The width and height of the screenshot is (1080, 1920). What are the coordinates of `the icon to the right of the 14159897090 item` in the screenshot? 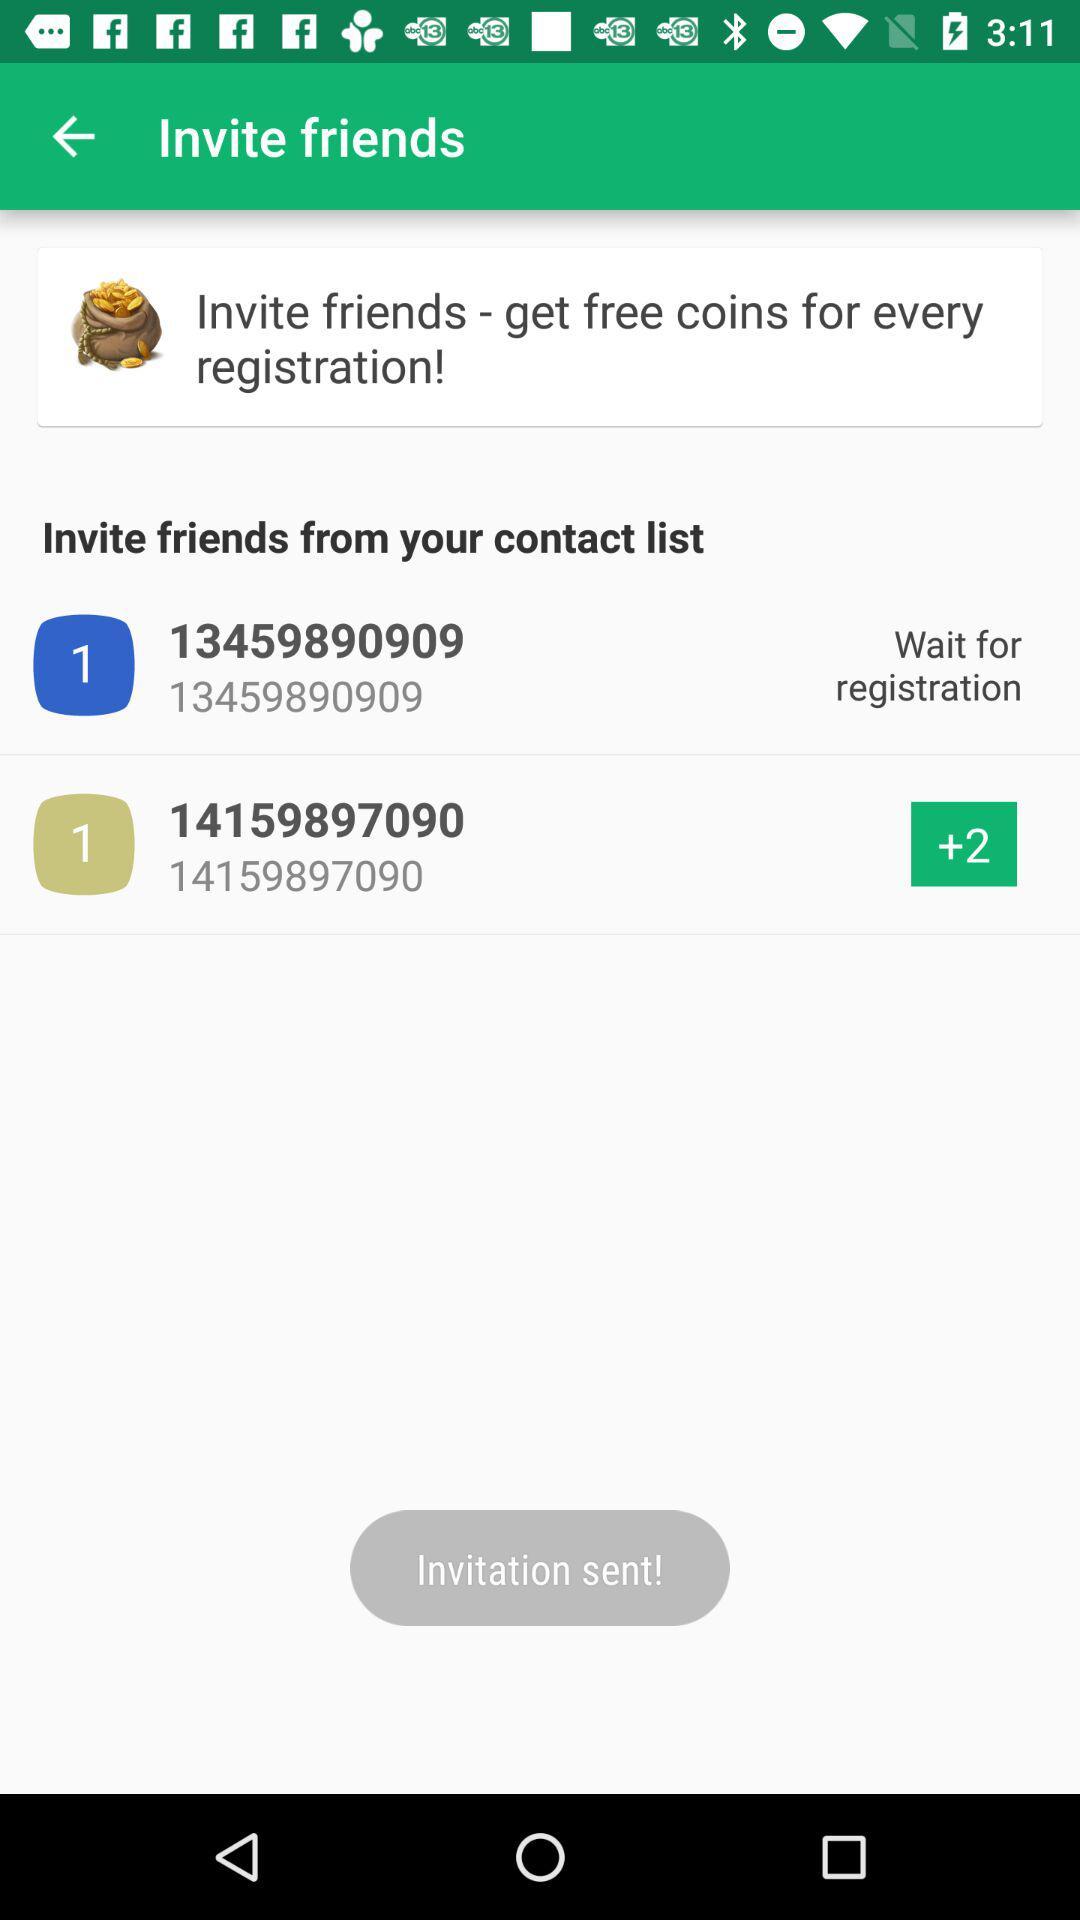 It's located at (963, 844).